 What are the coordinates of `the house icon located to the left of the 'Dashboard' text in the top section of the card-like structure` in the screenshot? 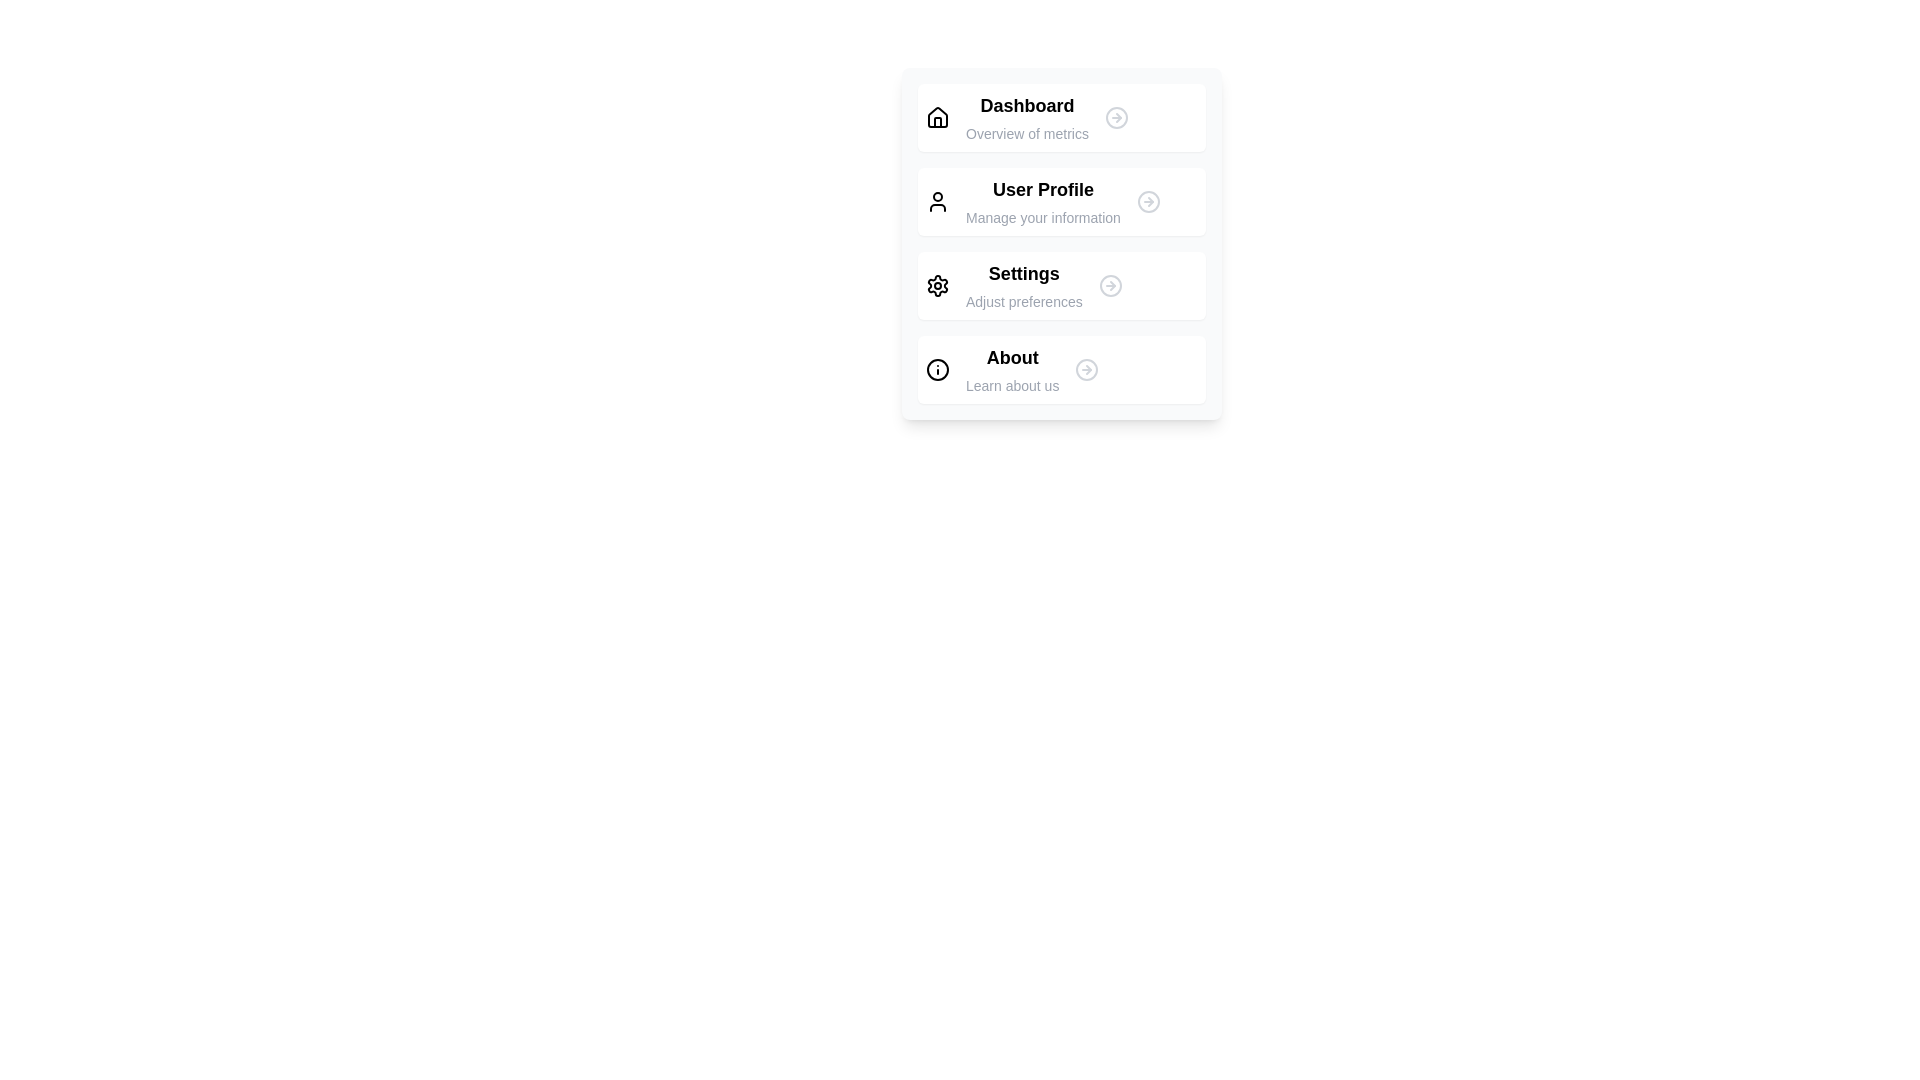 It's located at (936, 118).